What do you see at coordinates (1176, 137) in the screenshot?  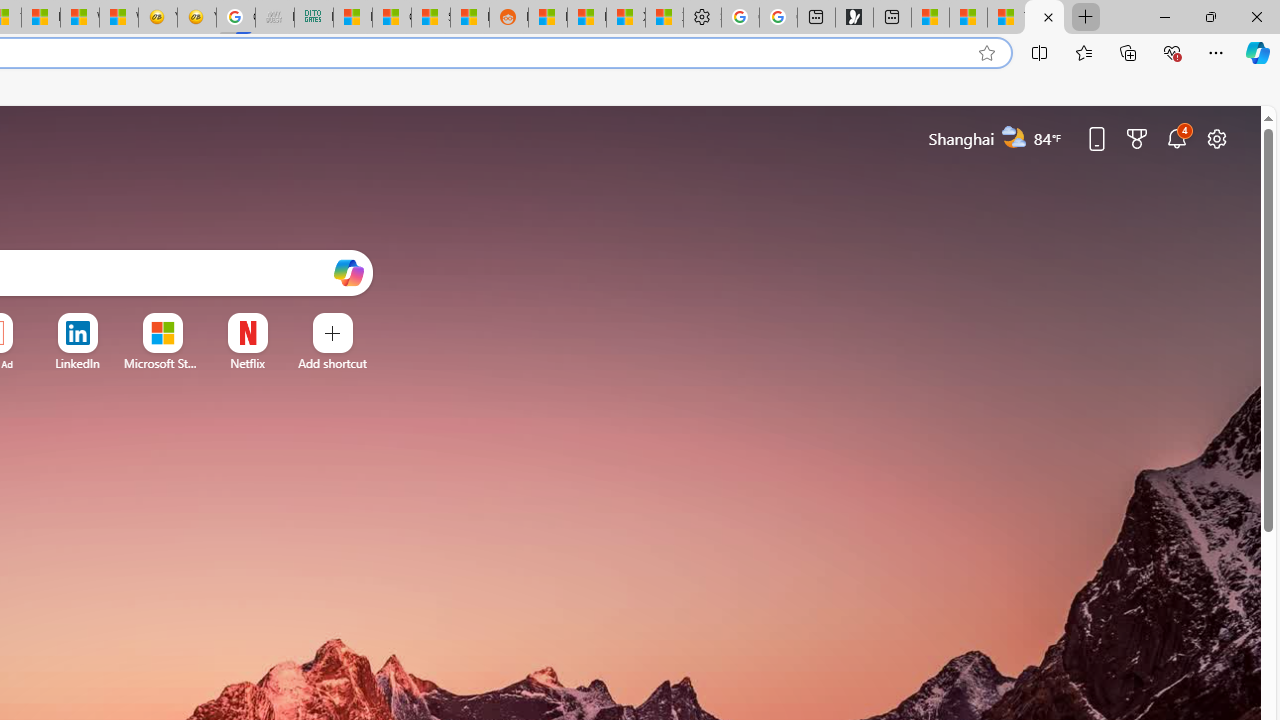 I see `'Notifications'` at bounding box center [1176, 137].